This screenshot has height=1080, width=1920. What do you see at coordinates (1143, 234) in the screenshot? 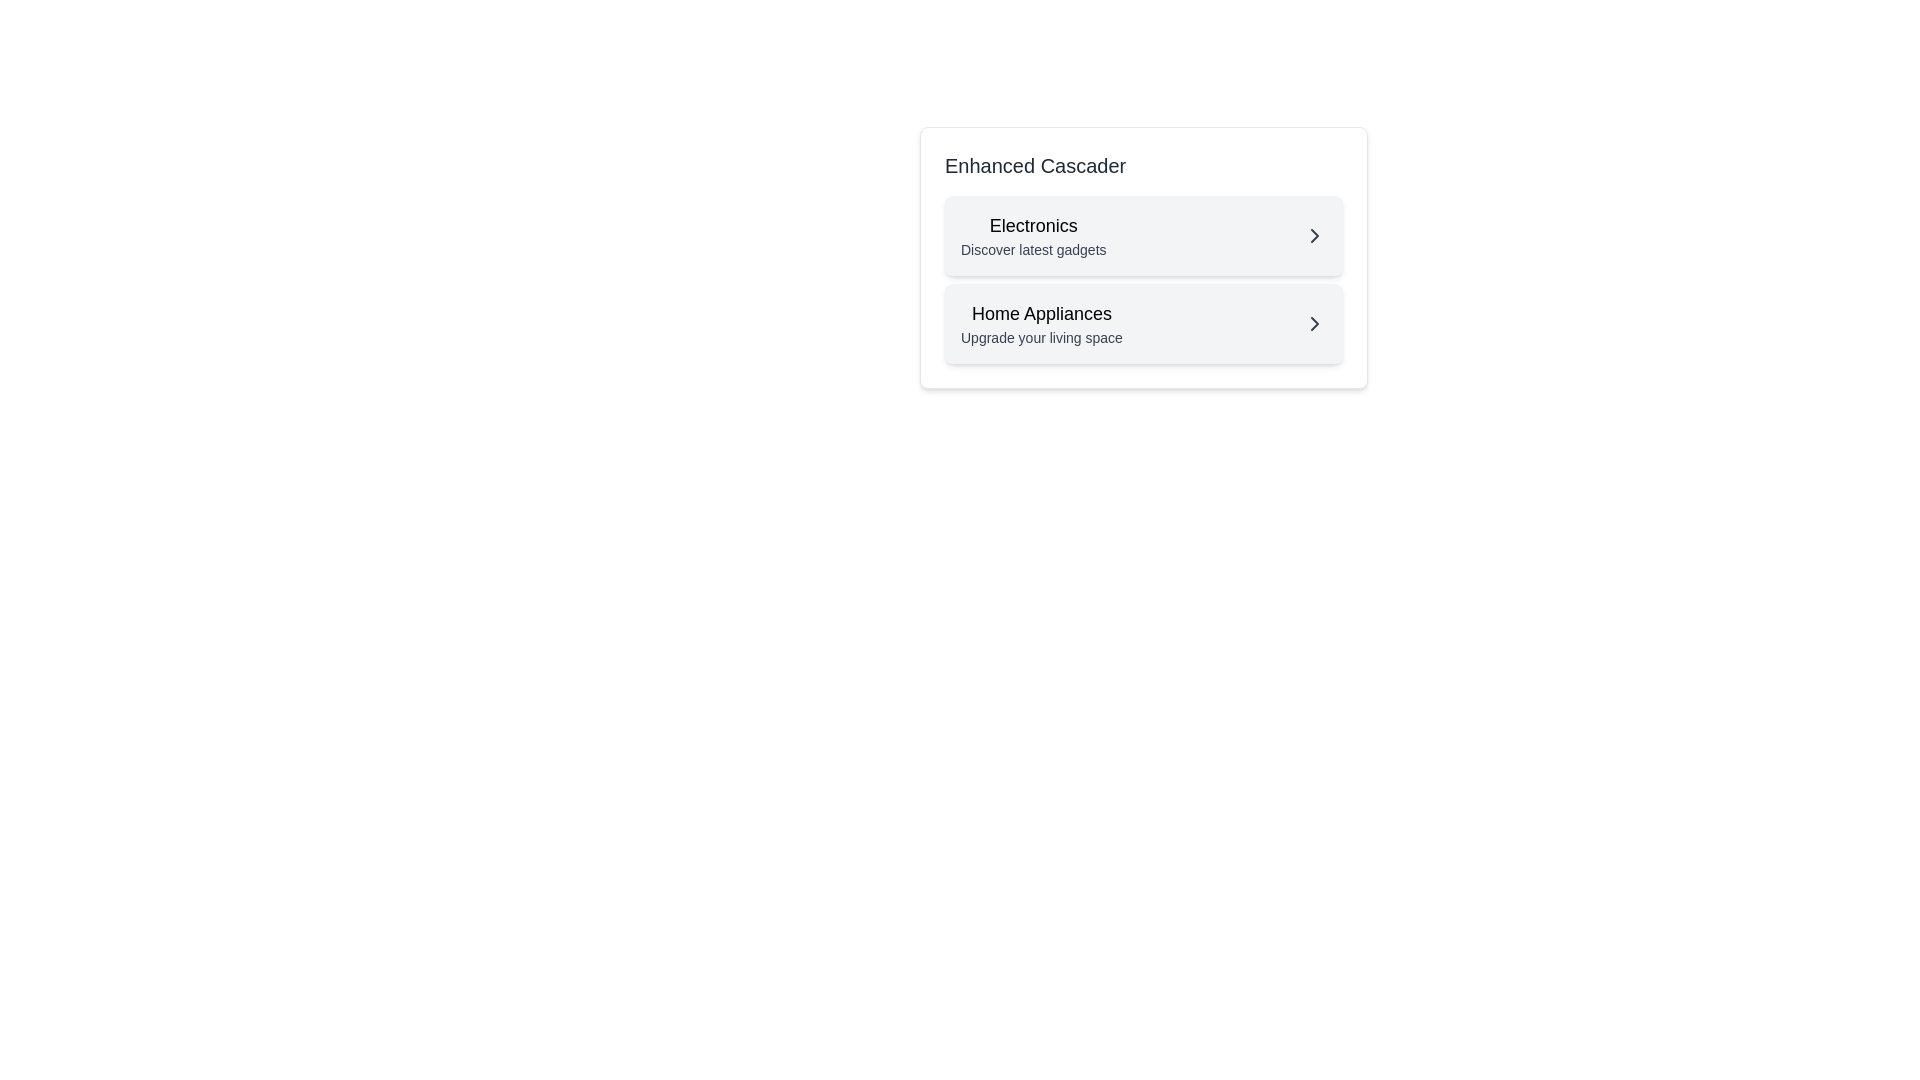
I see `the clickable menu item labeled 'Electronics' with the description 'Discover latest gadgets'` at bounding box center [1143, 234].